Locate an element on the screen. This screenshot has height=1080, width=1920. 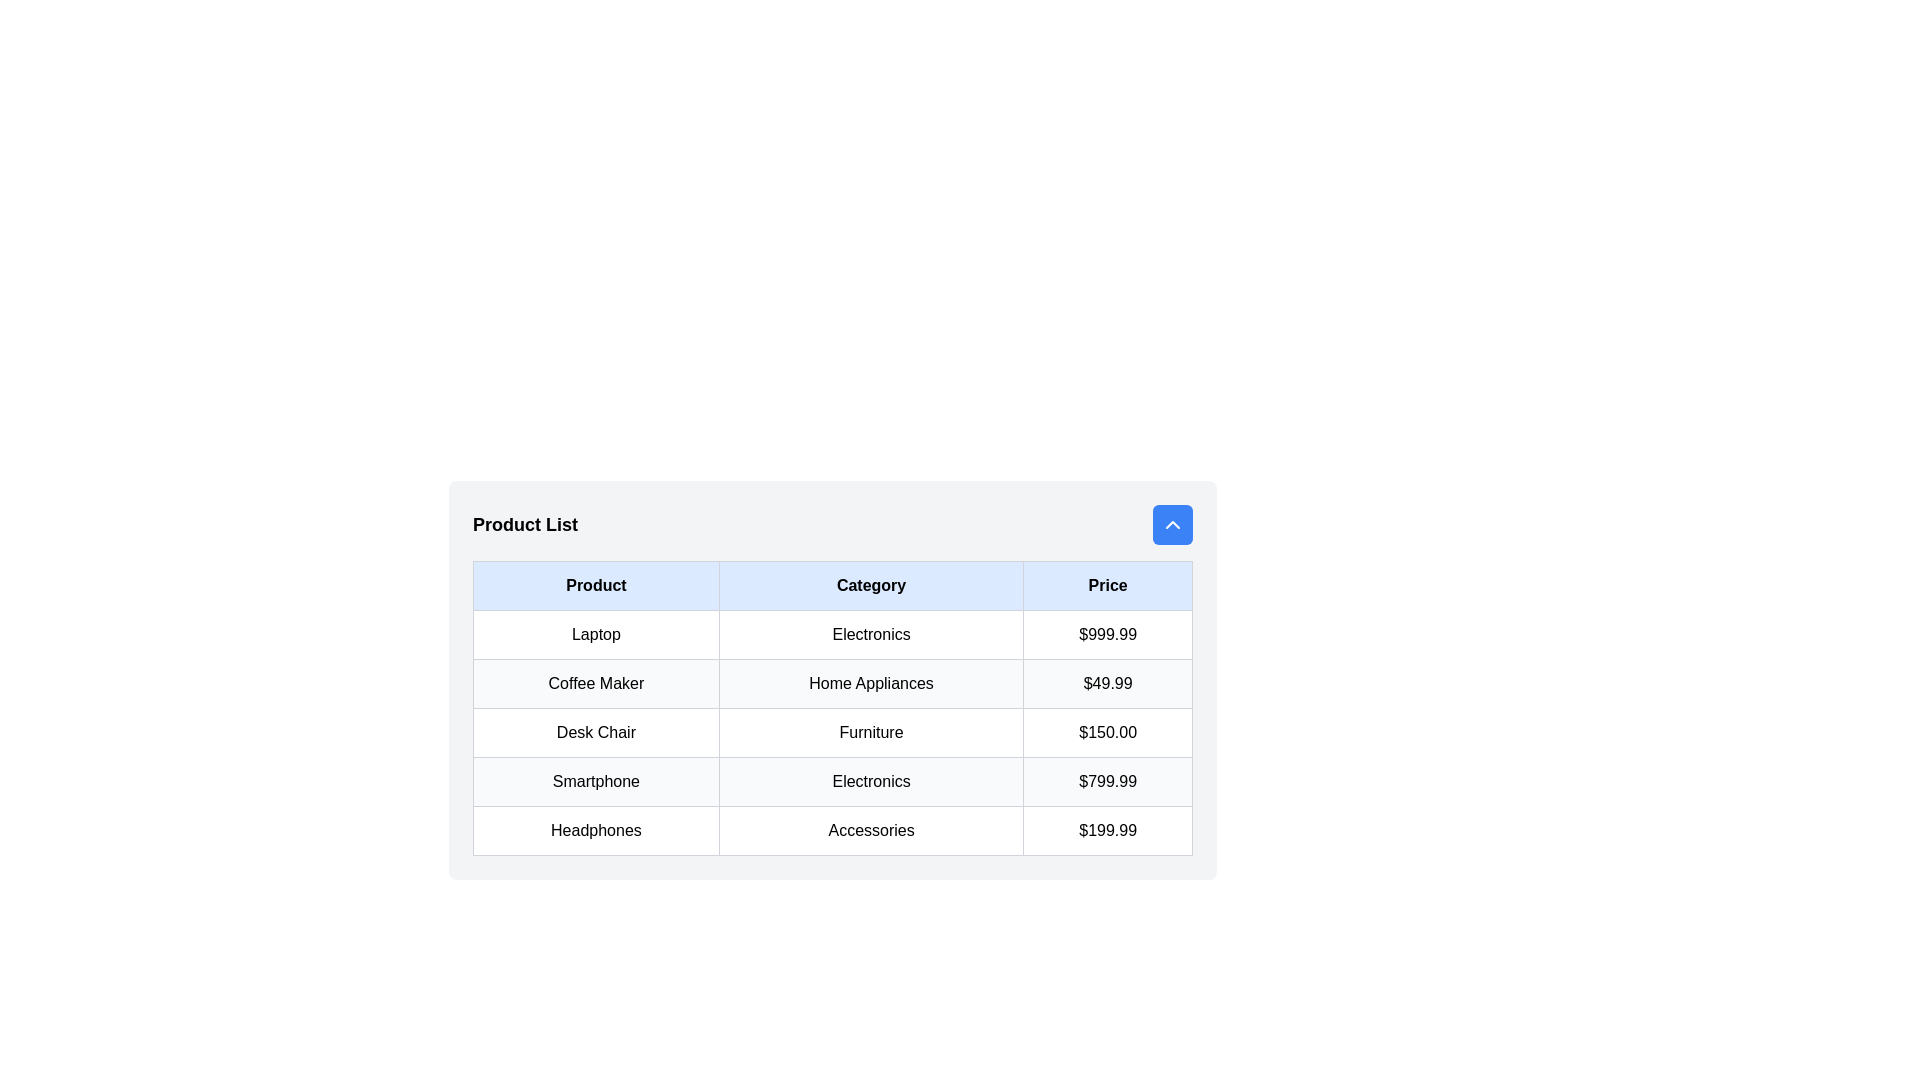
the 'Coffee Maker' text label in the product listing table, which is located in the second row under the 'Product' column is located at coordinates (595, 682).